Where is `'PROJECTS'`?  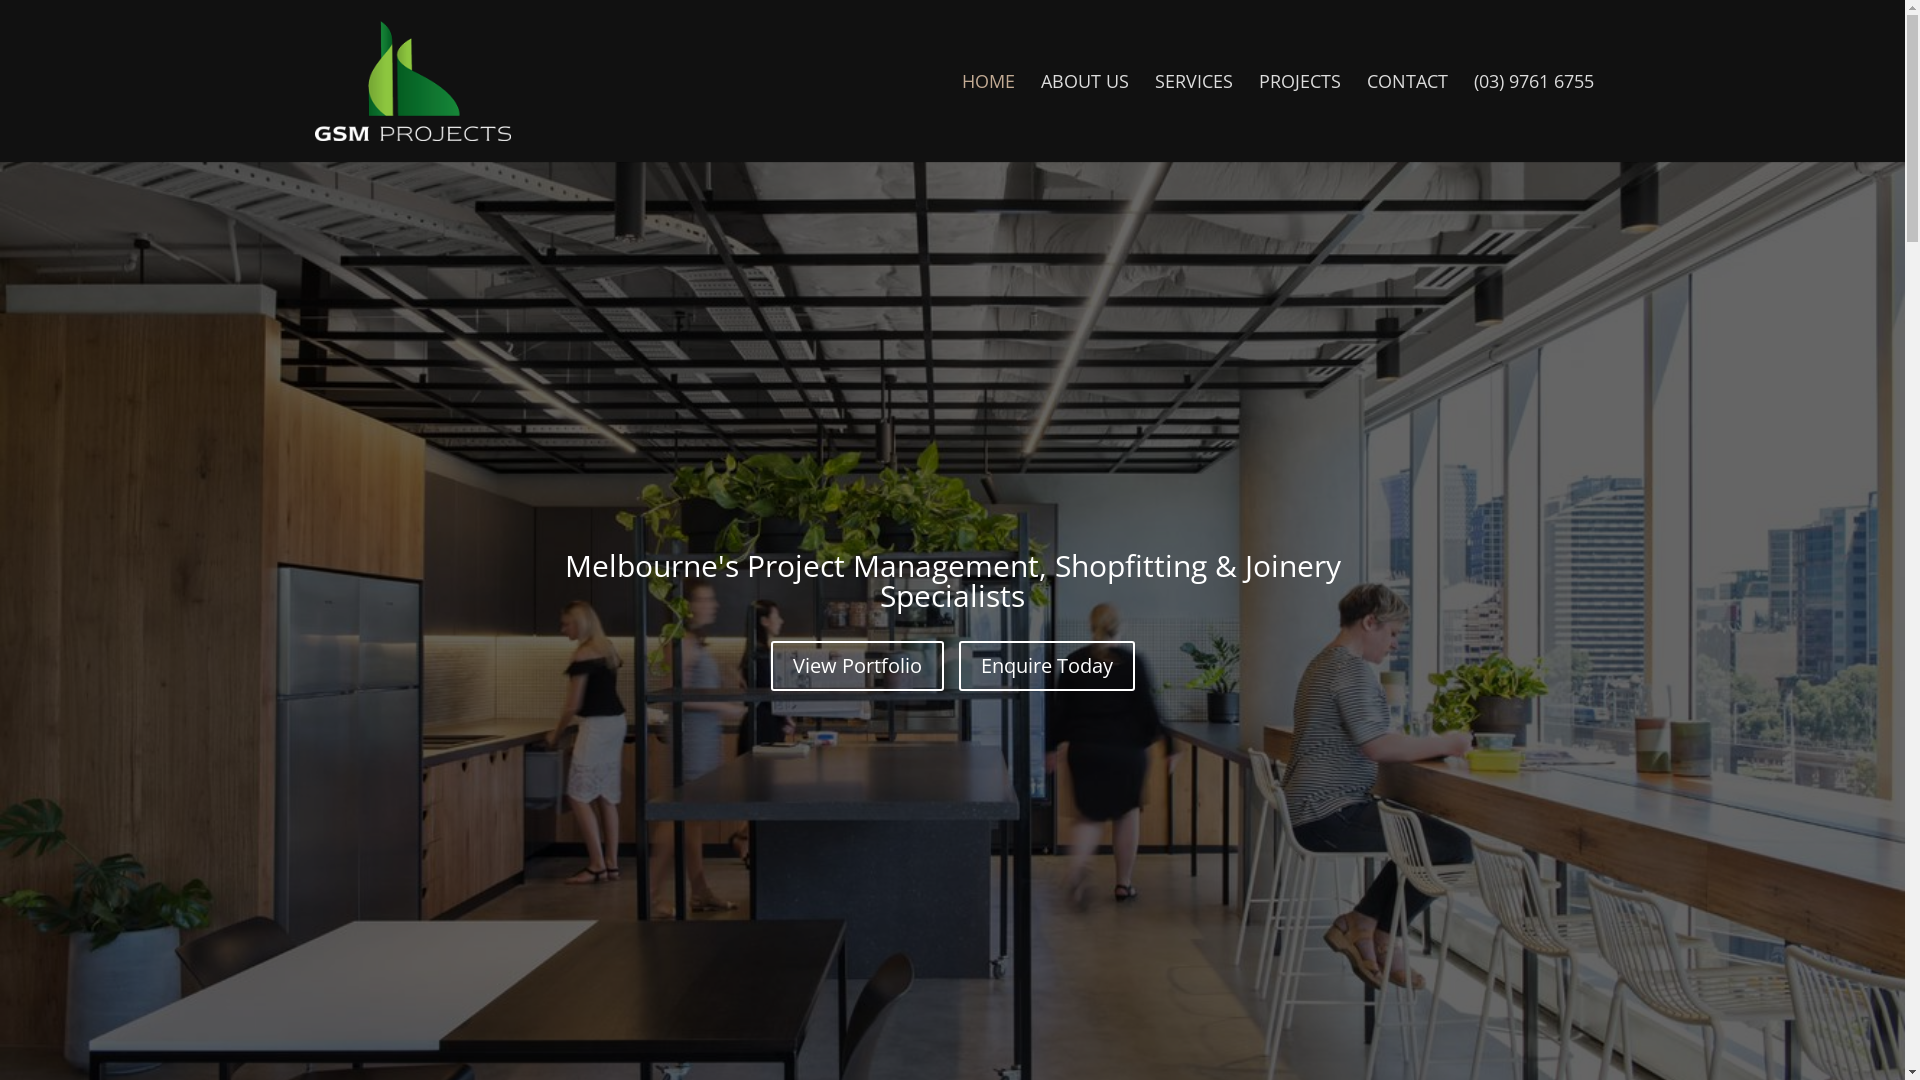 'PROJECTS' is located at coordinates (1300, 118).